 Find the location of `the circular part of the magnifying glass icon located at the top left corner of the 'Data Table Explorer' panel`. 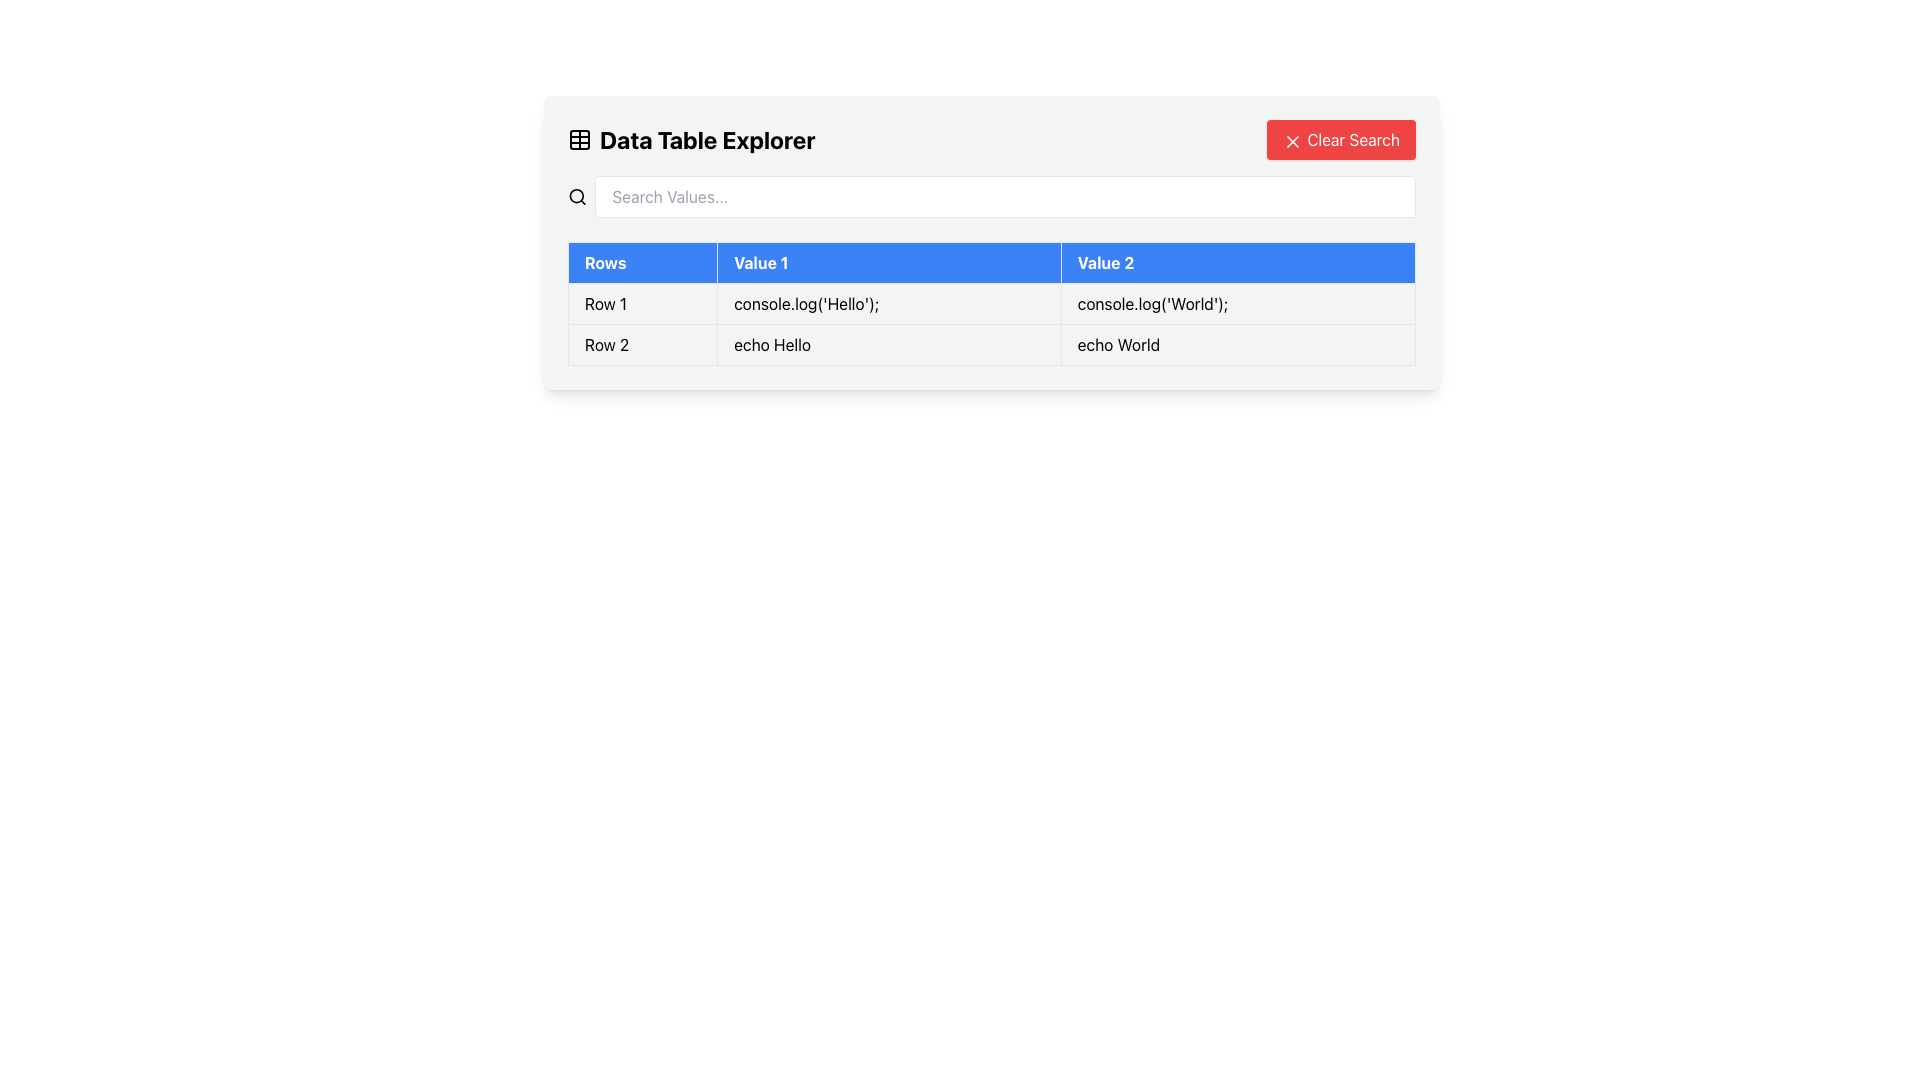

the circular part of the magnifying glass icon located at the top left corner of the 'Data Table Explorer' panel is located at coordinates (575, 196).